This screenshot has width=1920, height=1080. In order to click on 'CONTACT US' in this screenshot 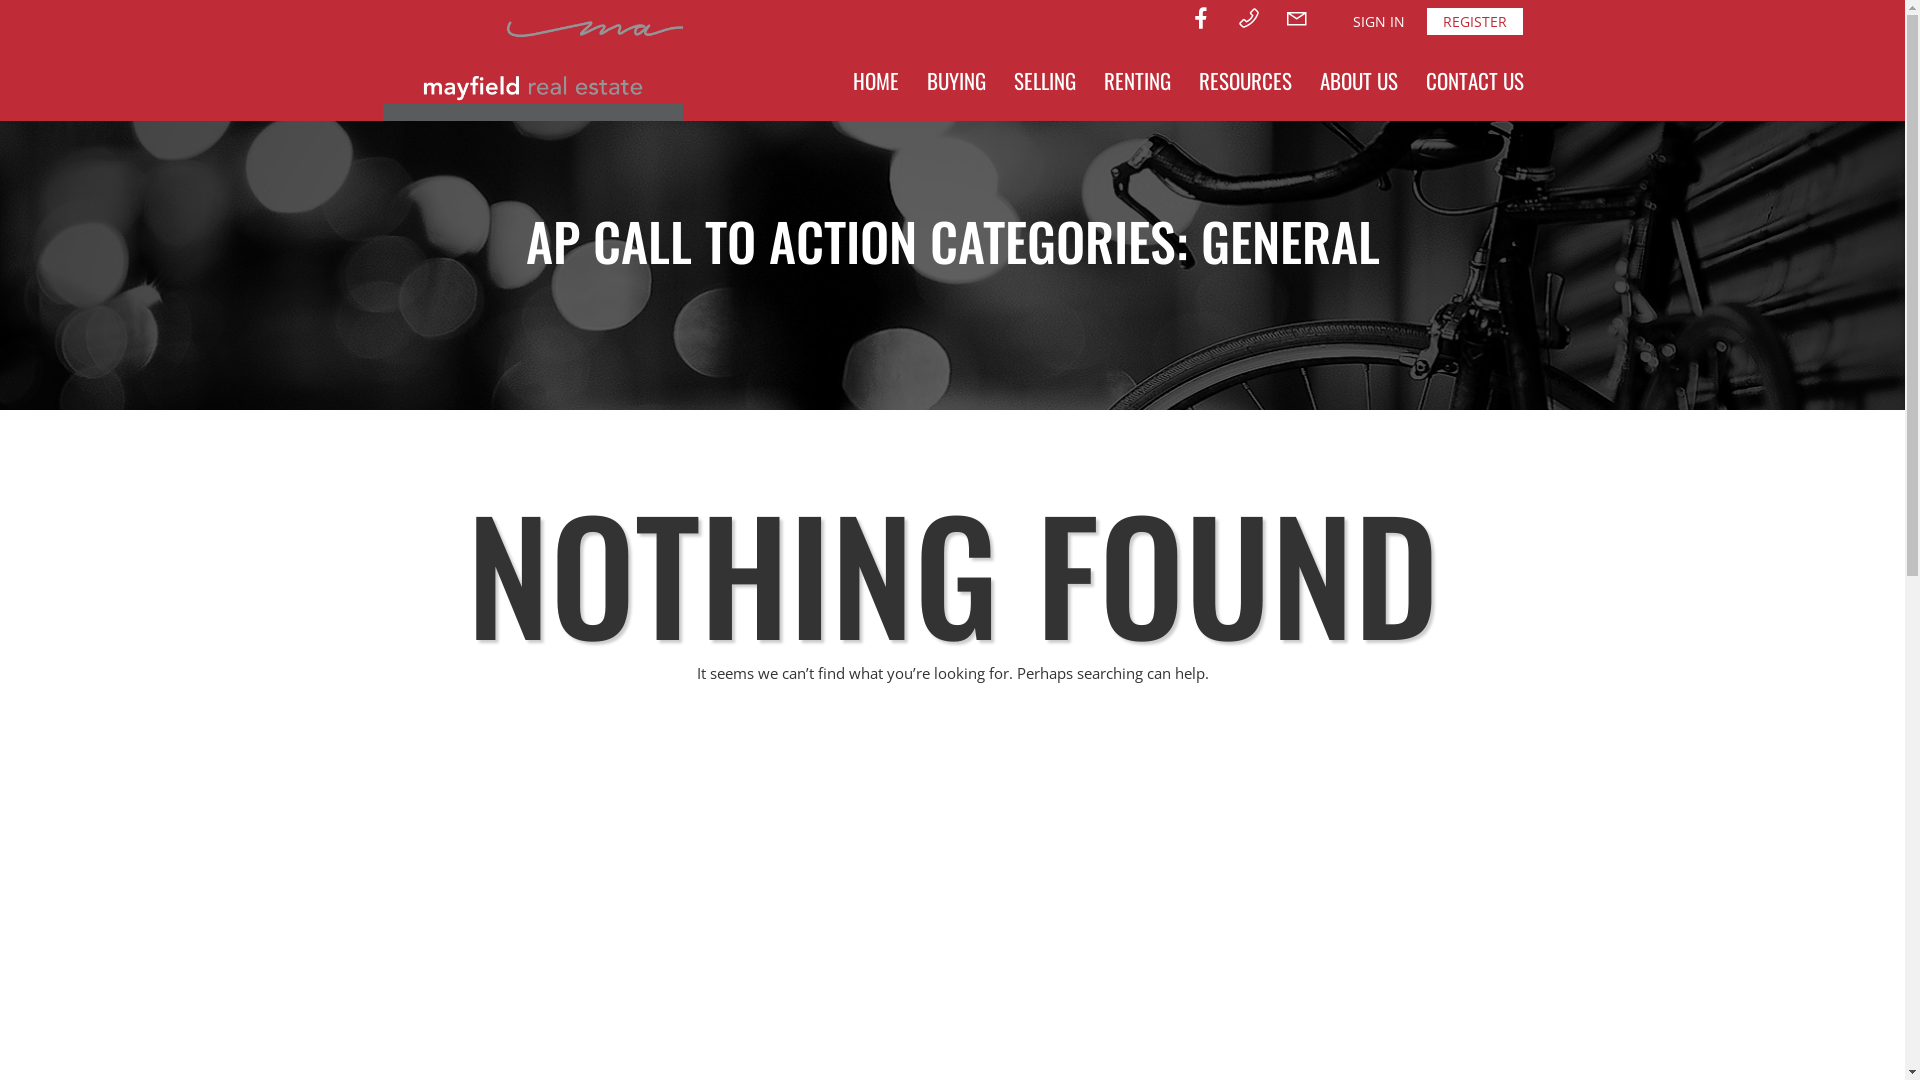, I will do `click(1410, 80)`.